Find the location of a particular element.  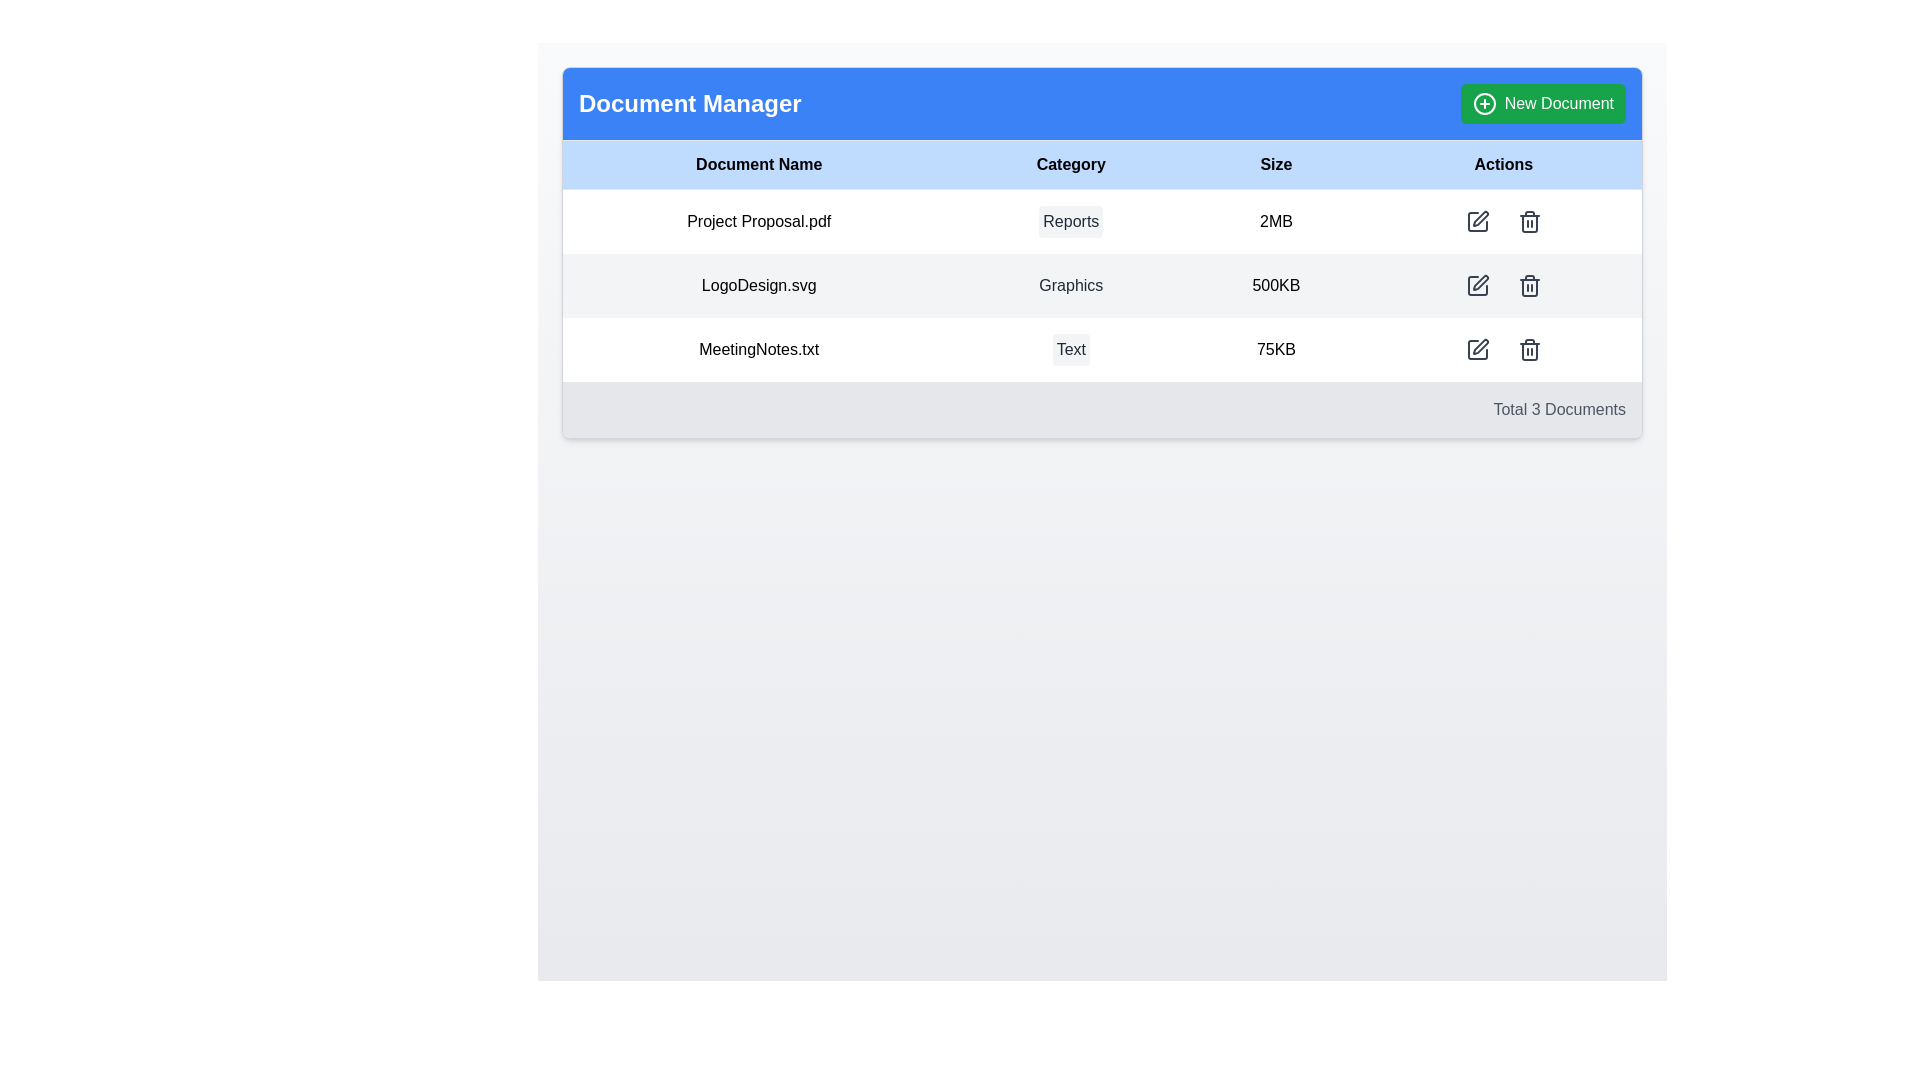

the create new document button located in the top-right corner of the blue header bar labeled 'Document Manager' is located at coordinates (1542, 104).